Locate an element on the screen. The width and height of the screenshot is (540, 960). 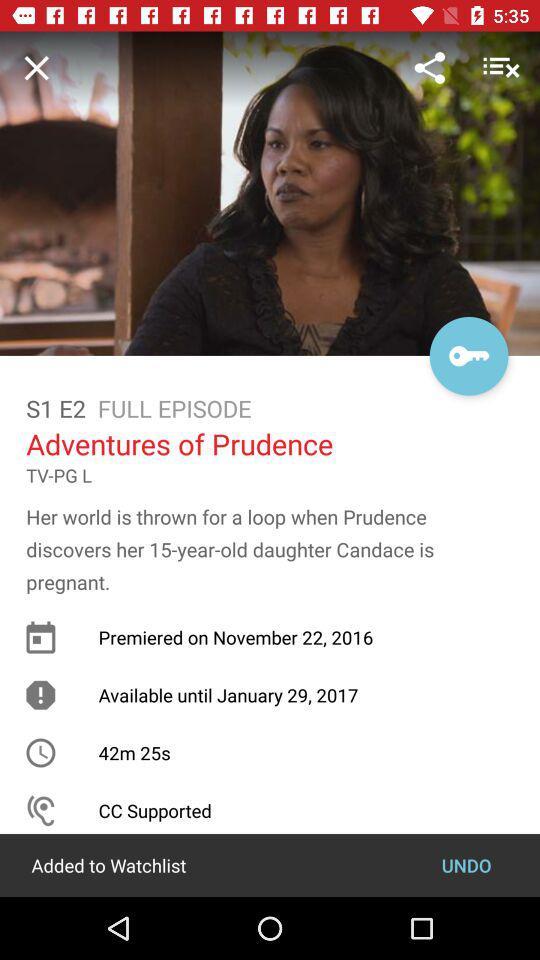
undo icon is located at coordinates (466, 864).